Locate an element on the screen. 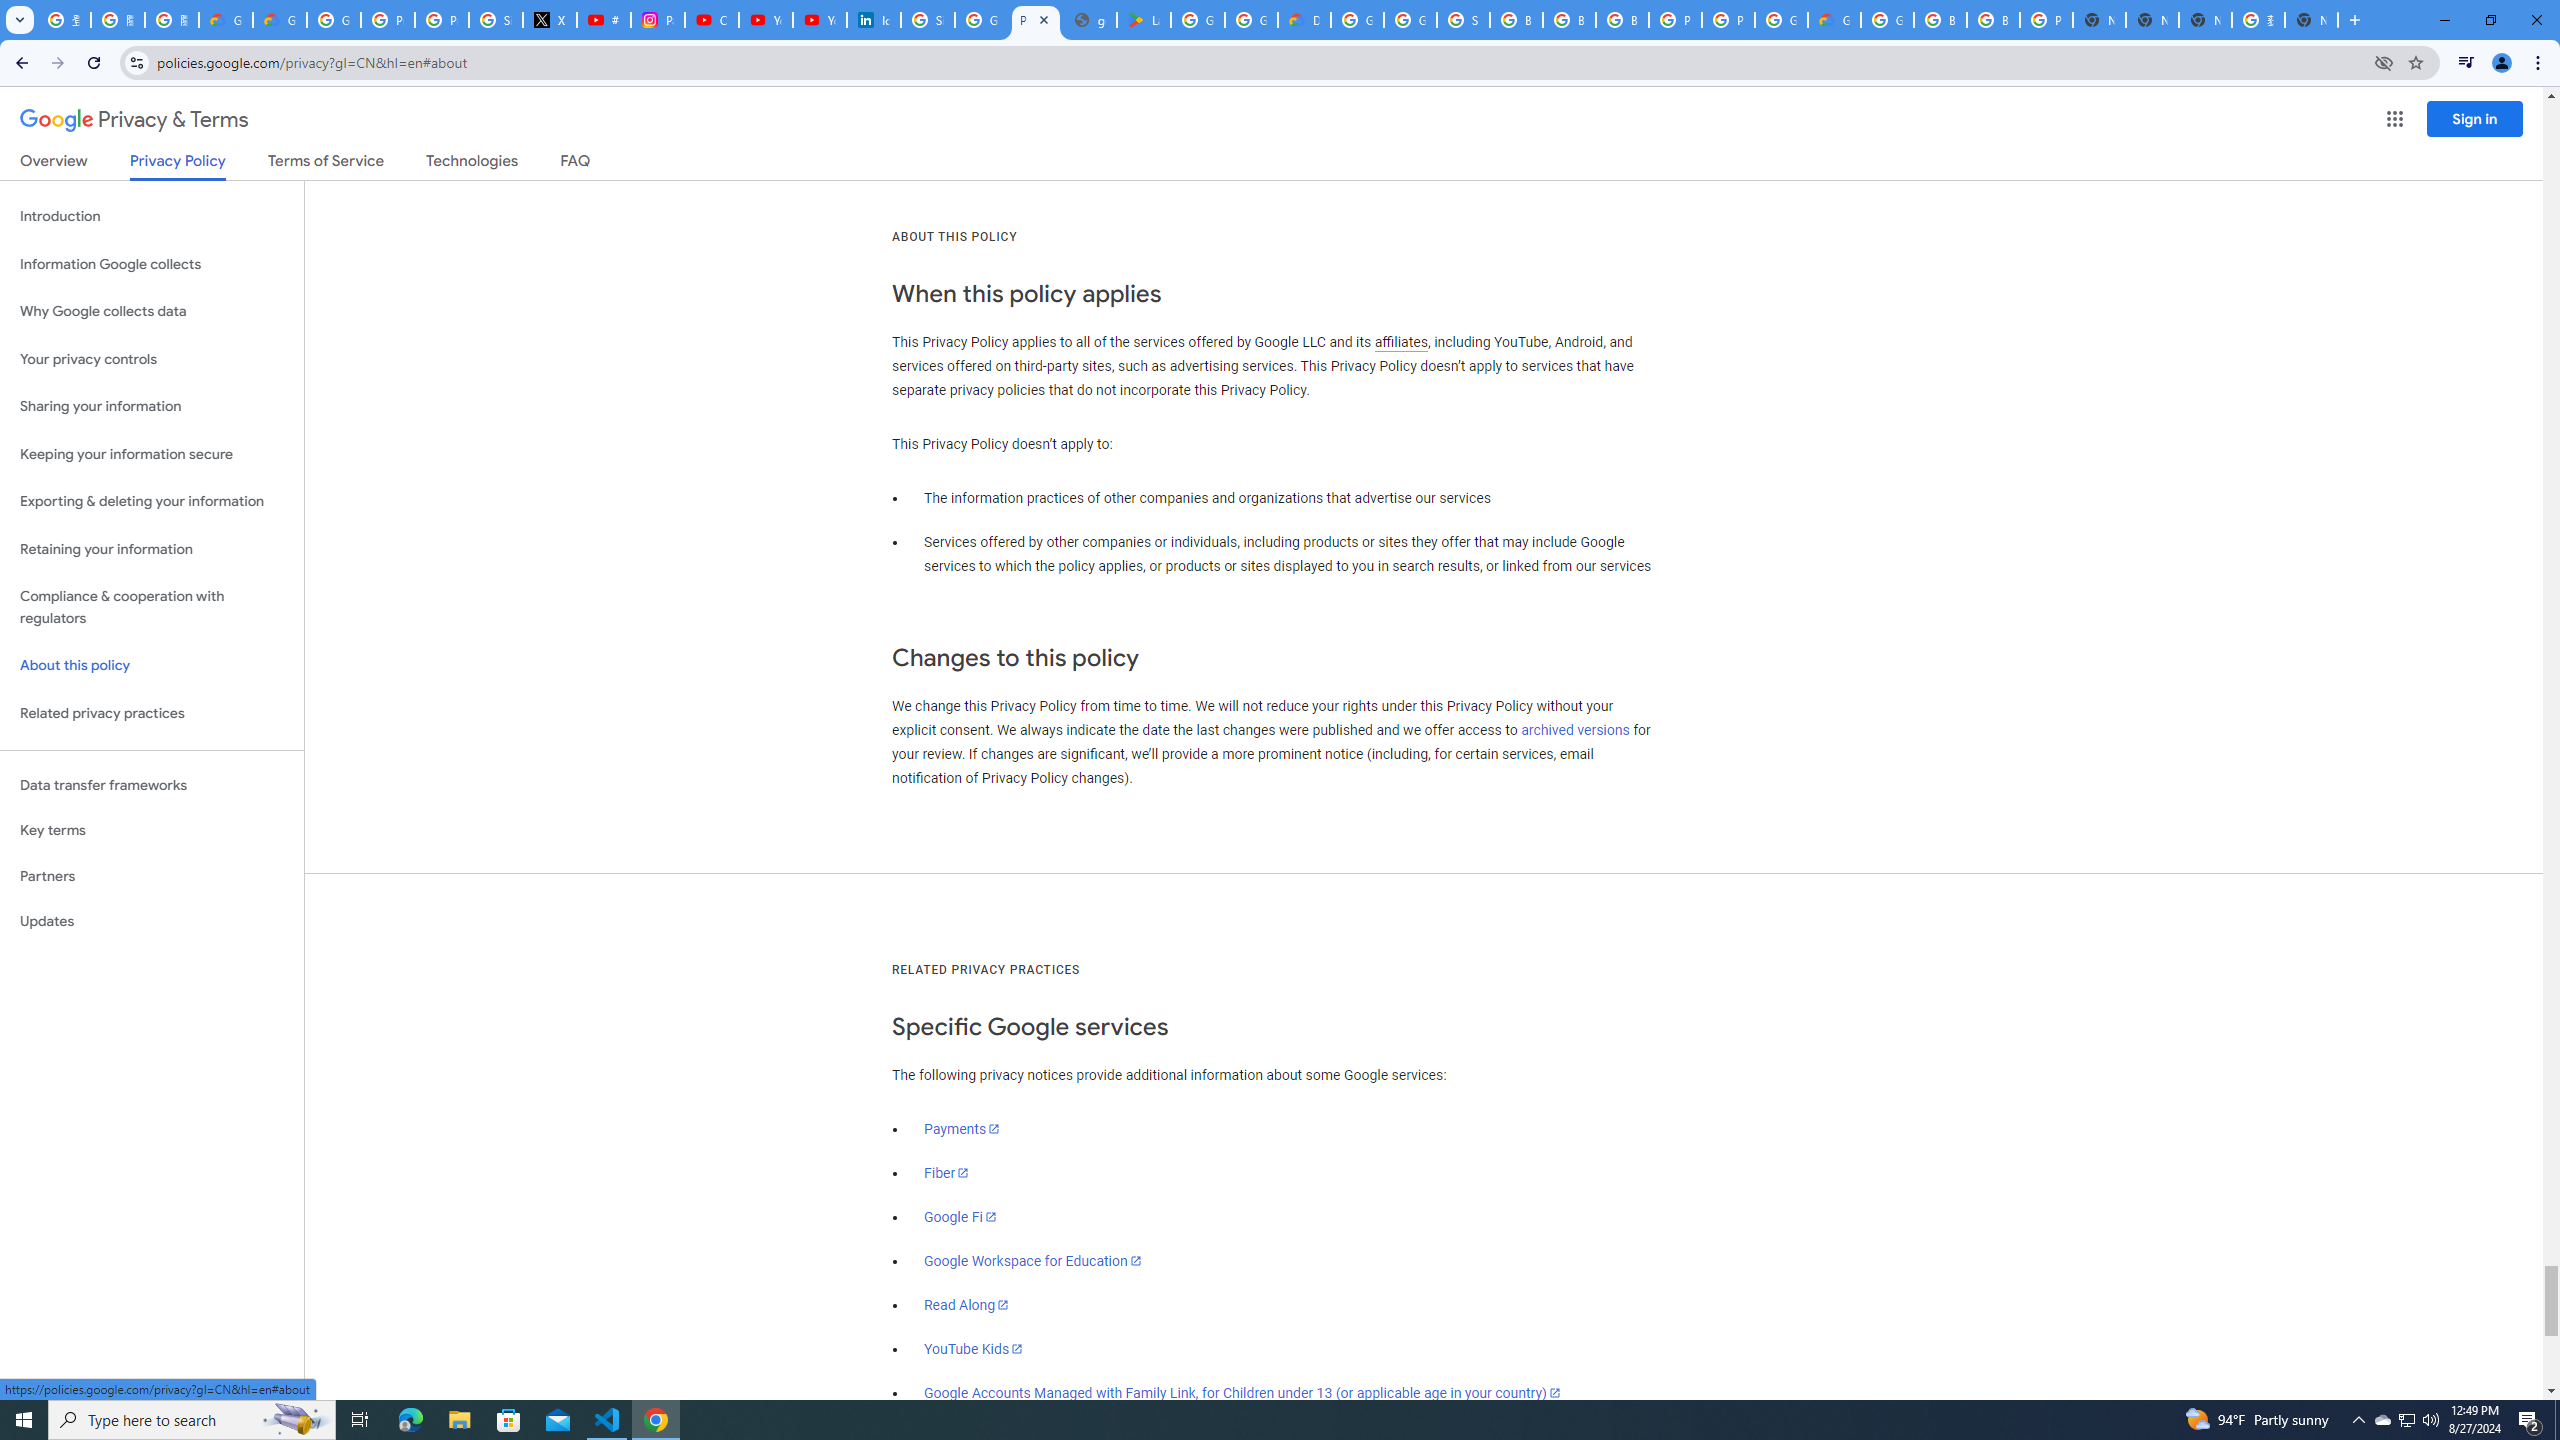  'Google Cloud Platform' is located at coordinates (1781, 19).